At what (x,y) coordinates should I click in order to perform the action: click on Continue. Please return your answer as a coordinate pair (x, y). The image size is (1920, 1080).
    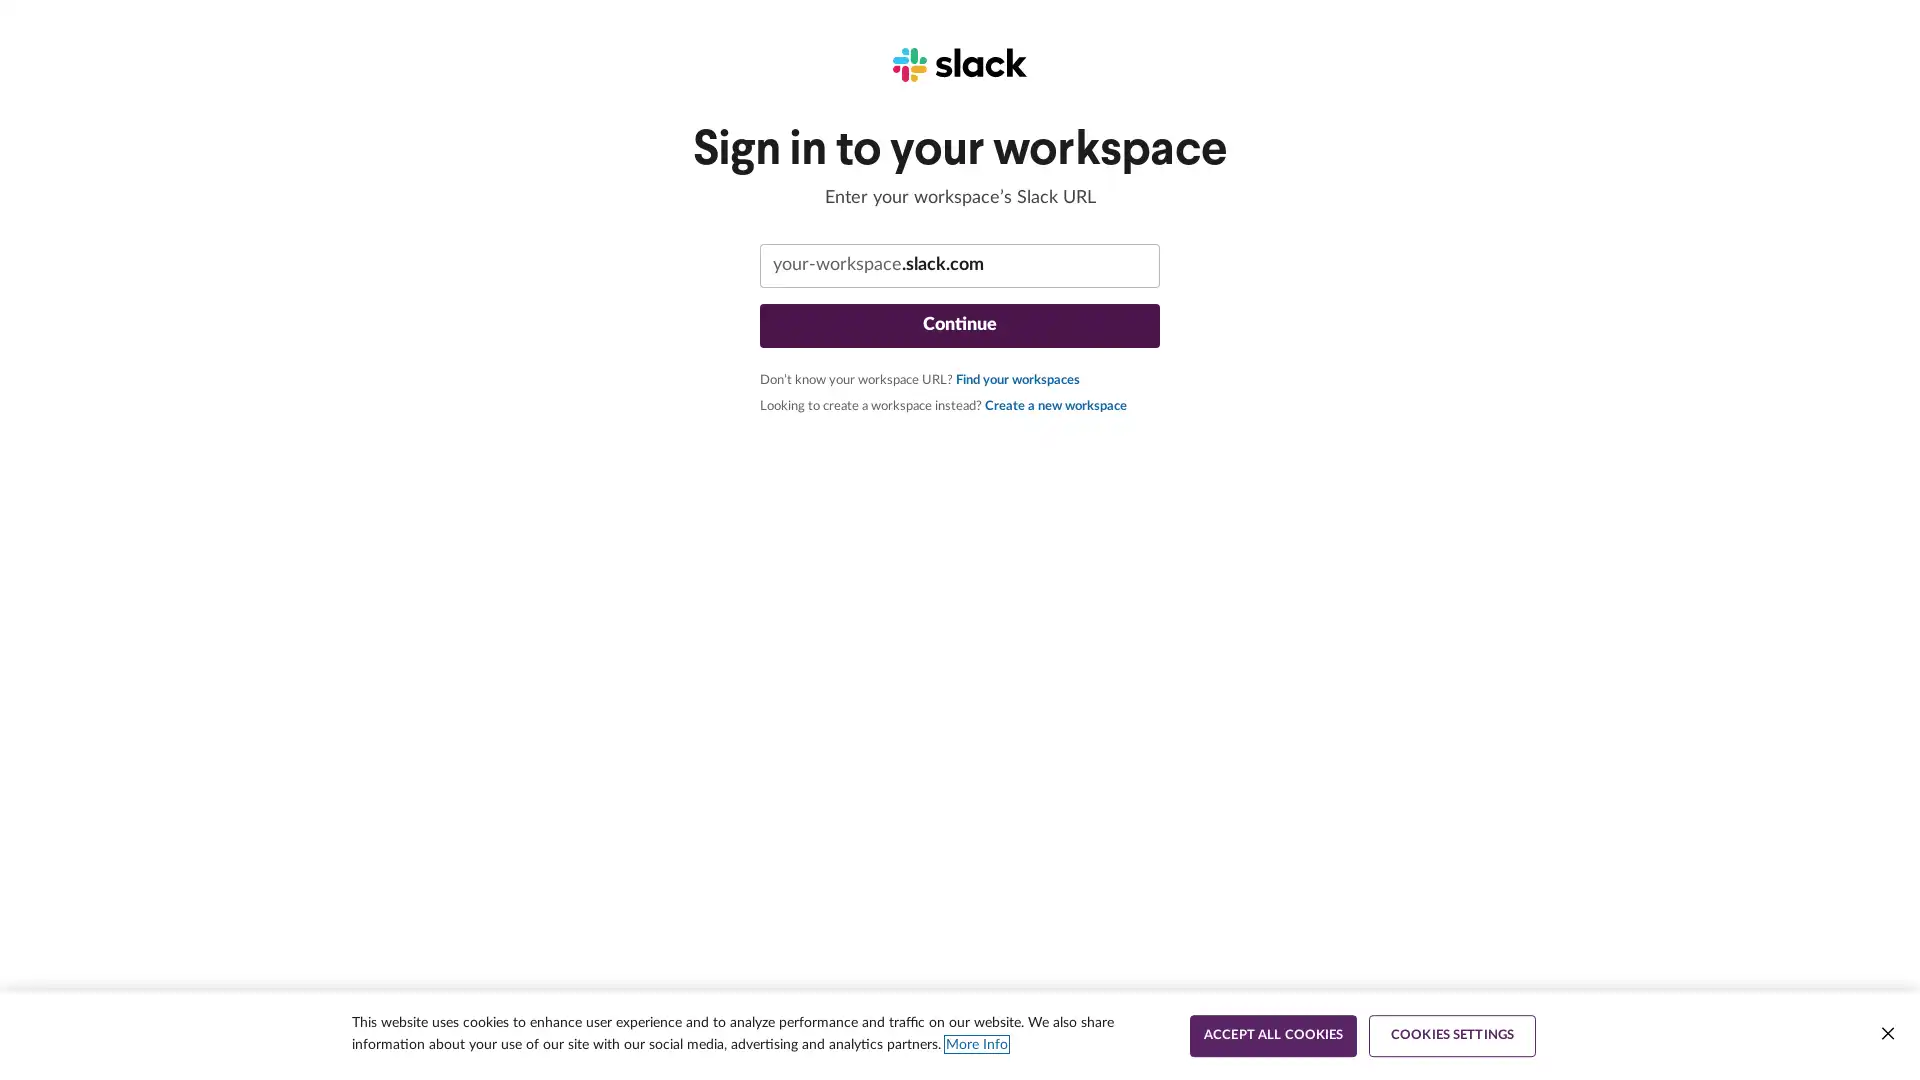
    Looking at the image, I should click on (960, 325).